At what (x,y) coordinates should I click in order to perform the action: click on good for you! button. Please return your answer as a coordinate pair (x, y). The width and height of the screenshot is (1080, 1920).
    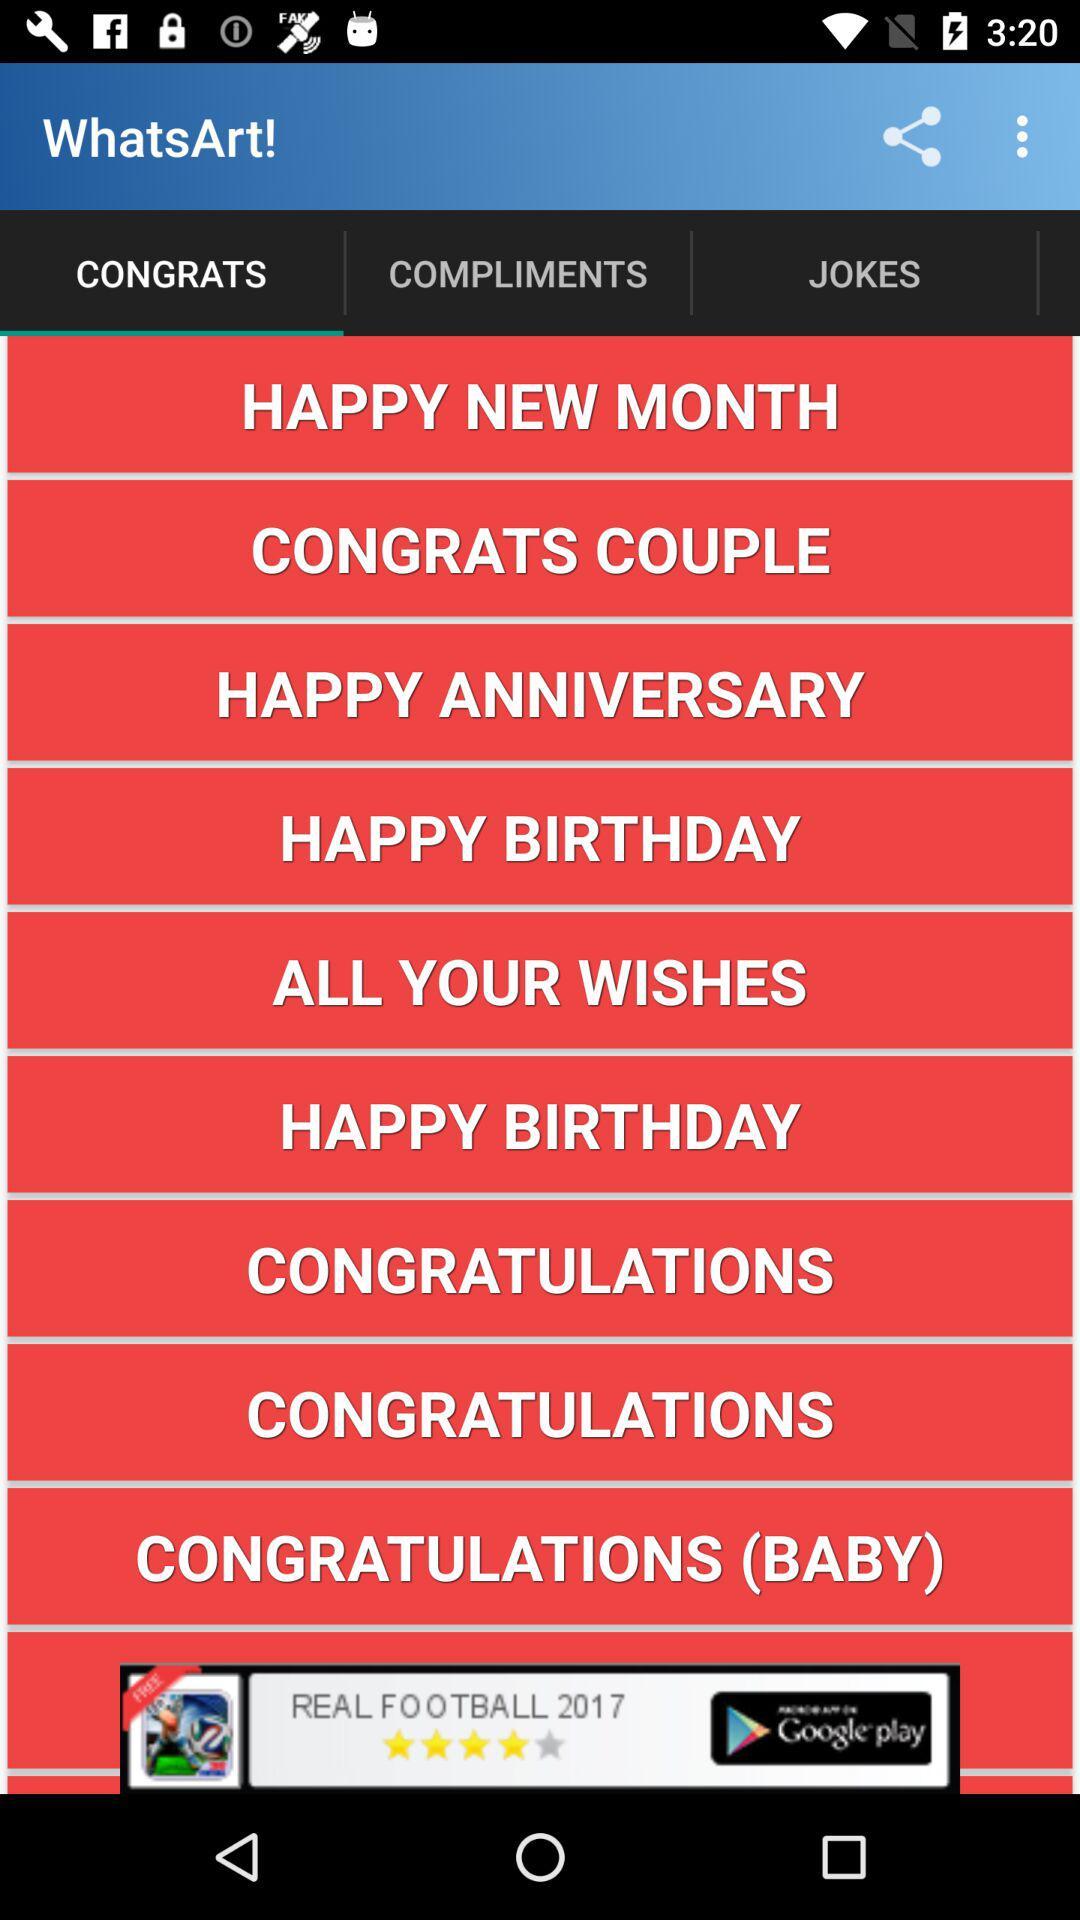
    Looking at the image, I should click on (540, 1785).